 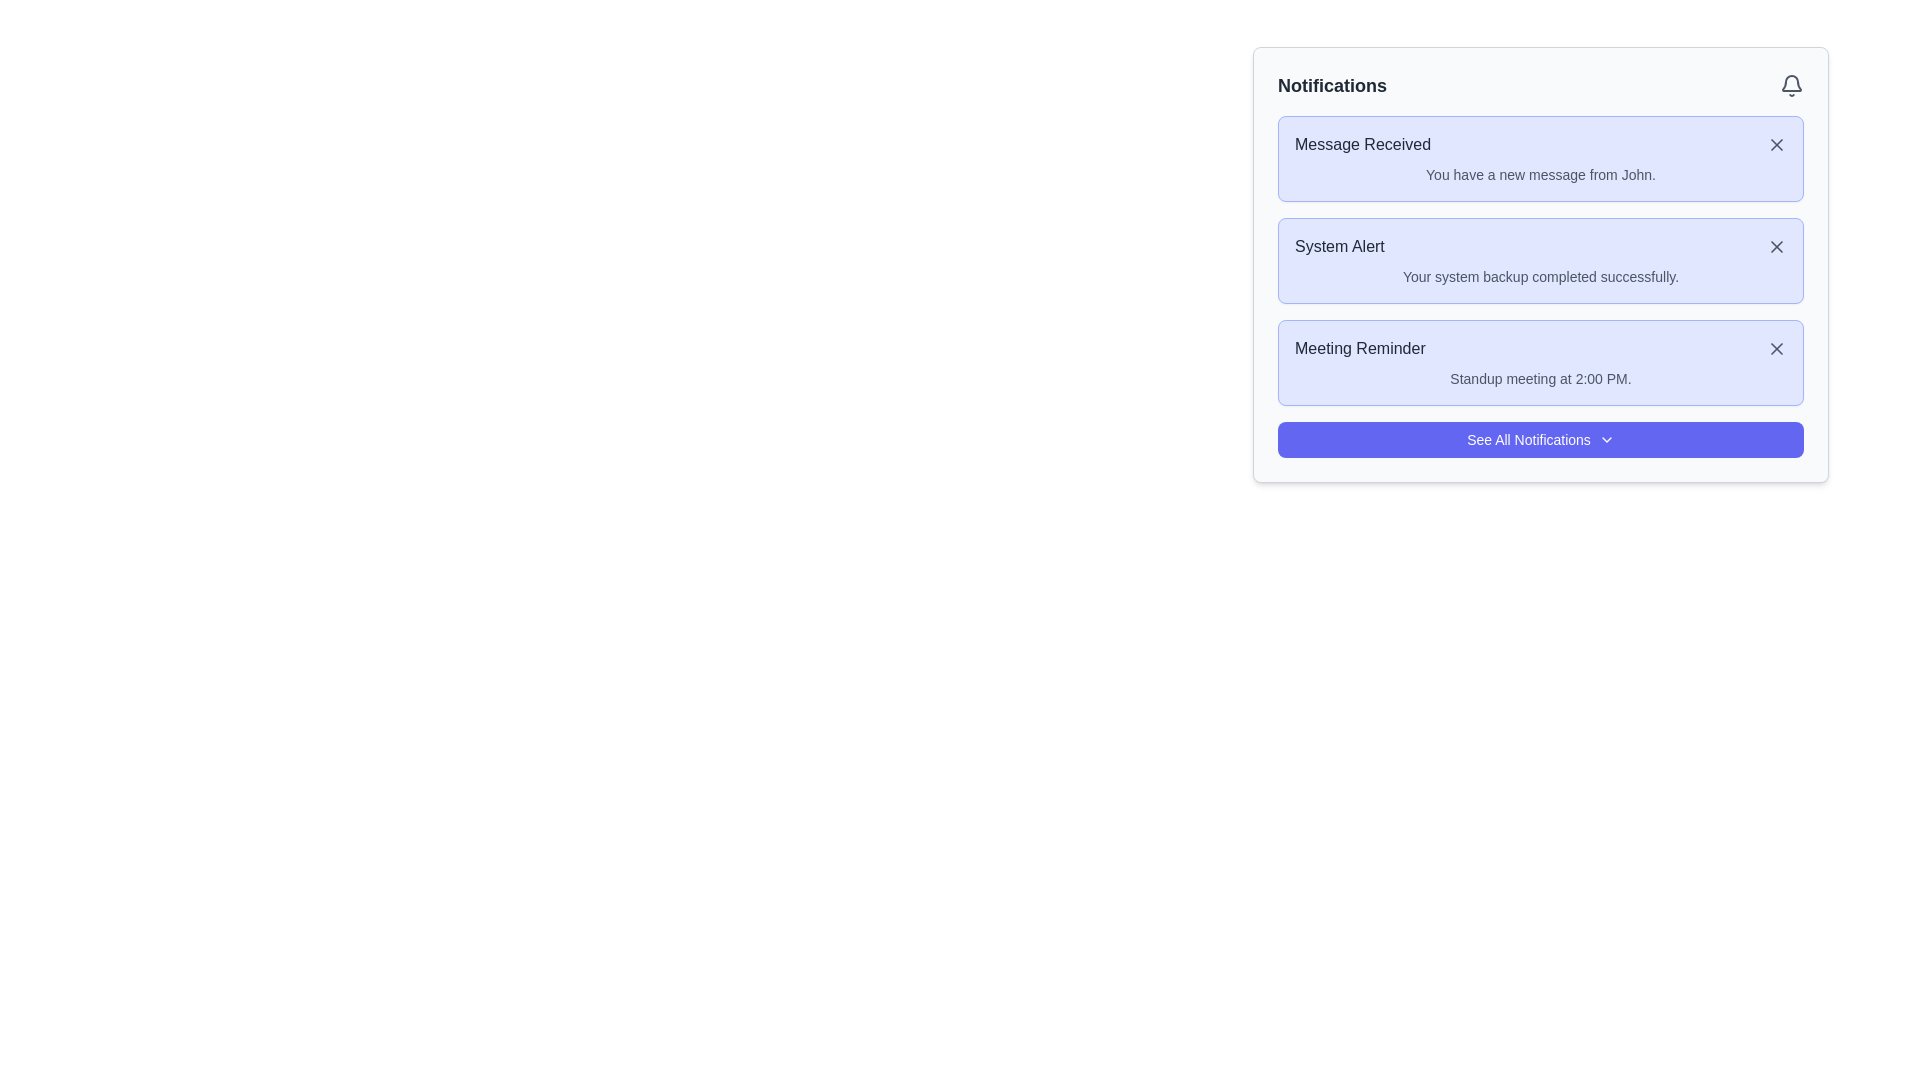 What do you see at coordinates (1539, 438) in the screenshot?
I see `the button located at the bottom of the 'Notifications' card` at bounding box center [1539, 438].